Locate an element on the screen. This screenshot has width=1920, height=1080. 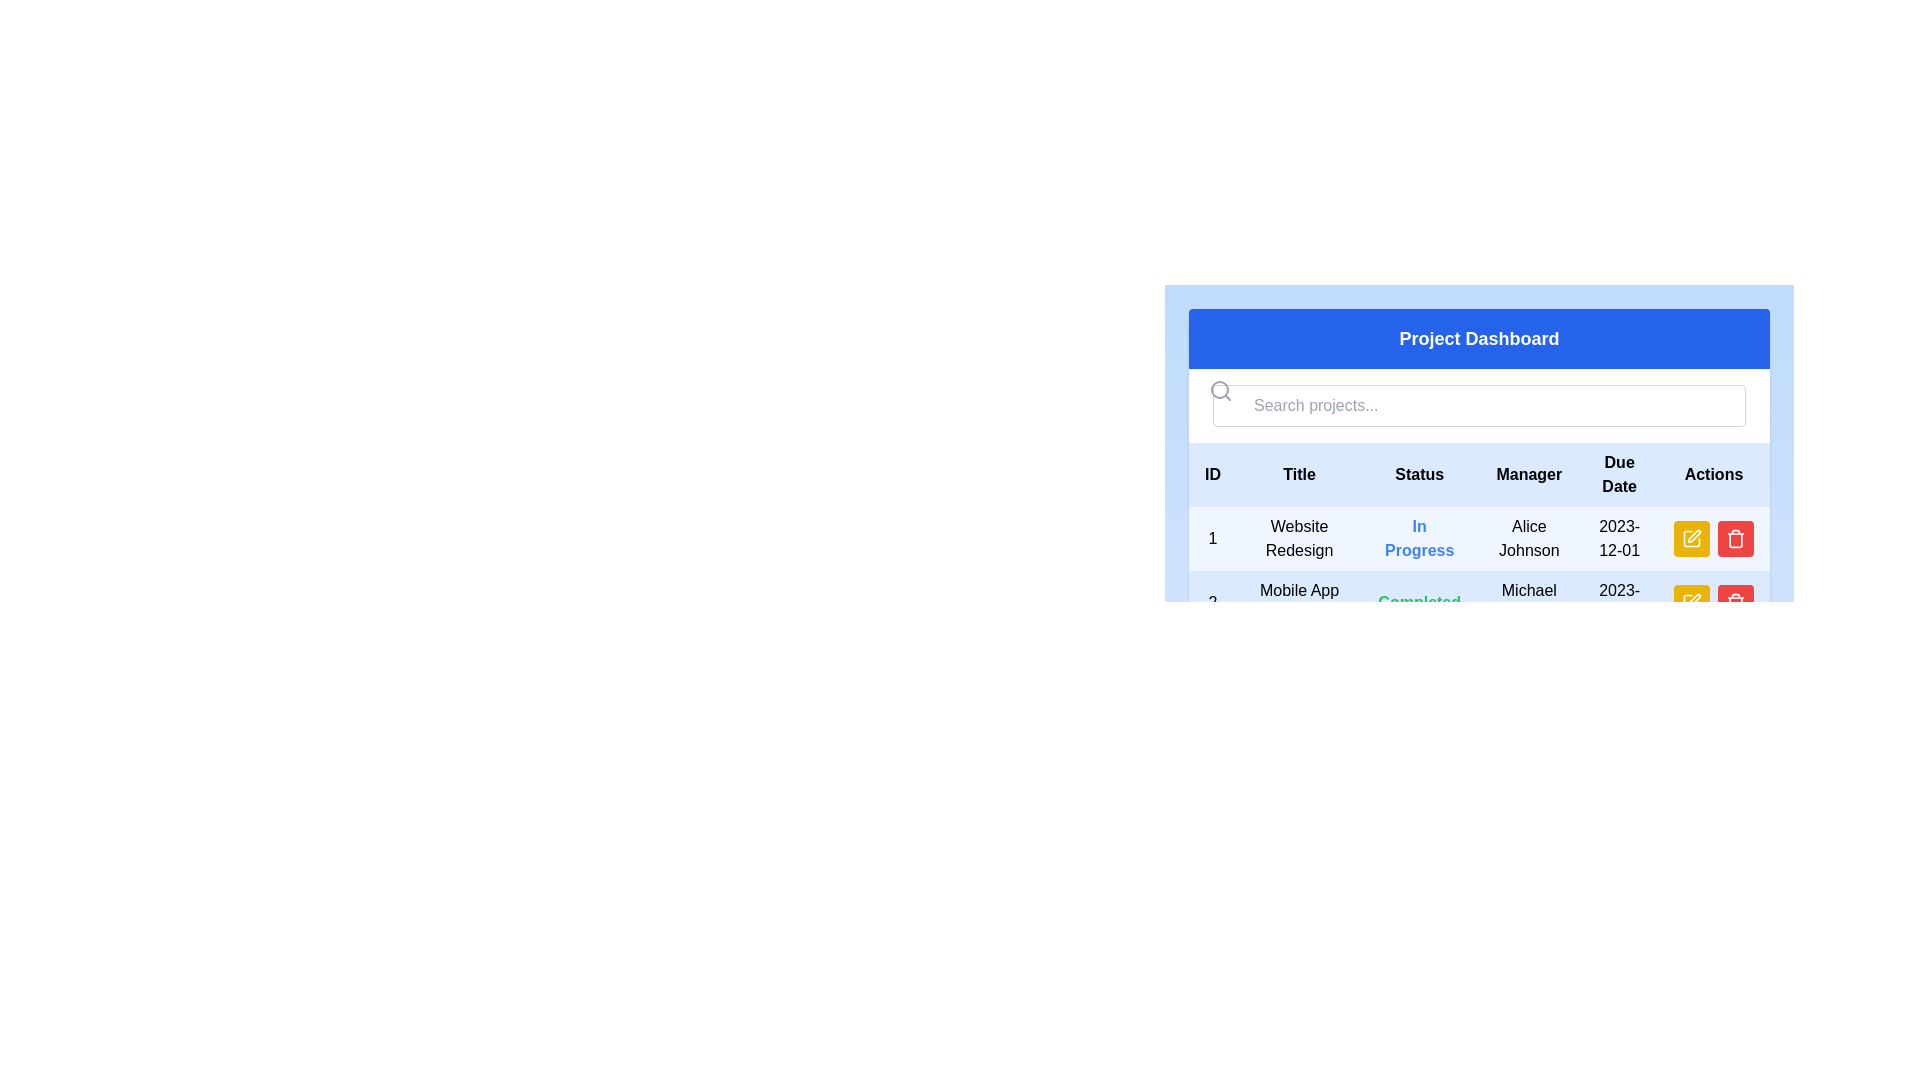
SVG Circle element that forms part of the magnifying glass in the search icon, located to the left of the search bar is located at coordinates (1218, 389).